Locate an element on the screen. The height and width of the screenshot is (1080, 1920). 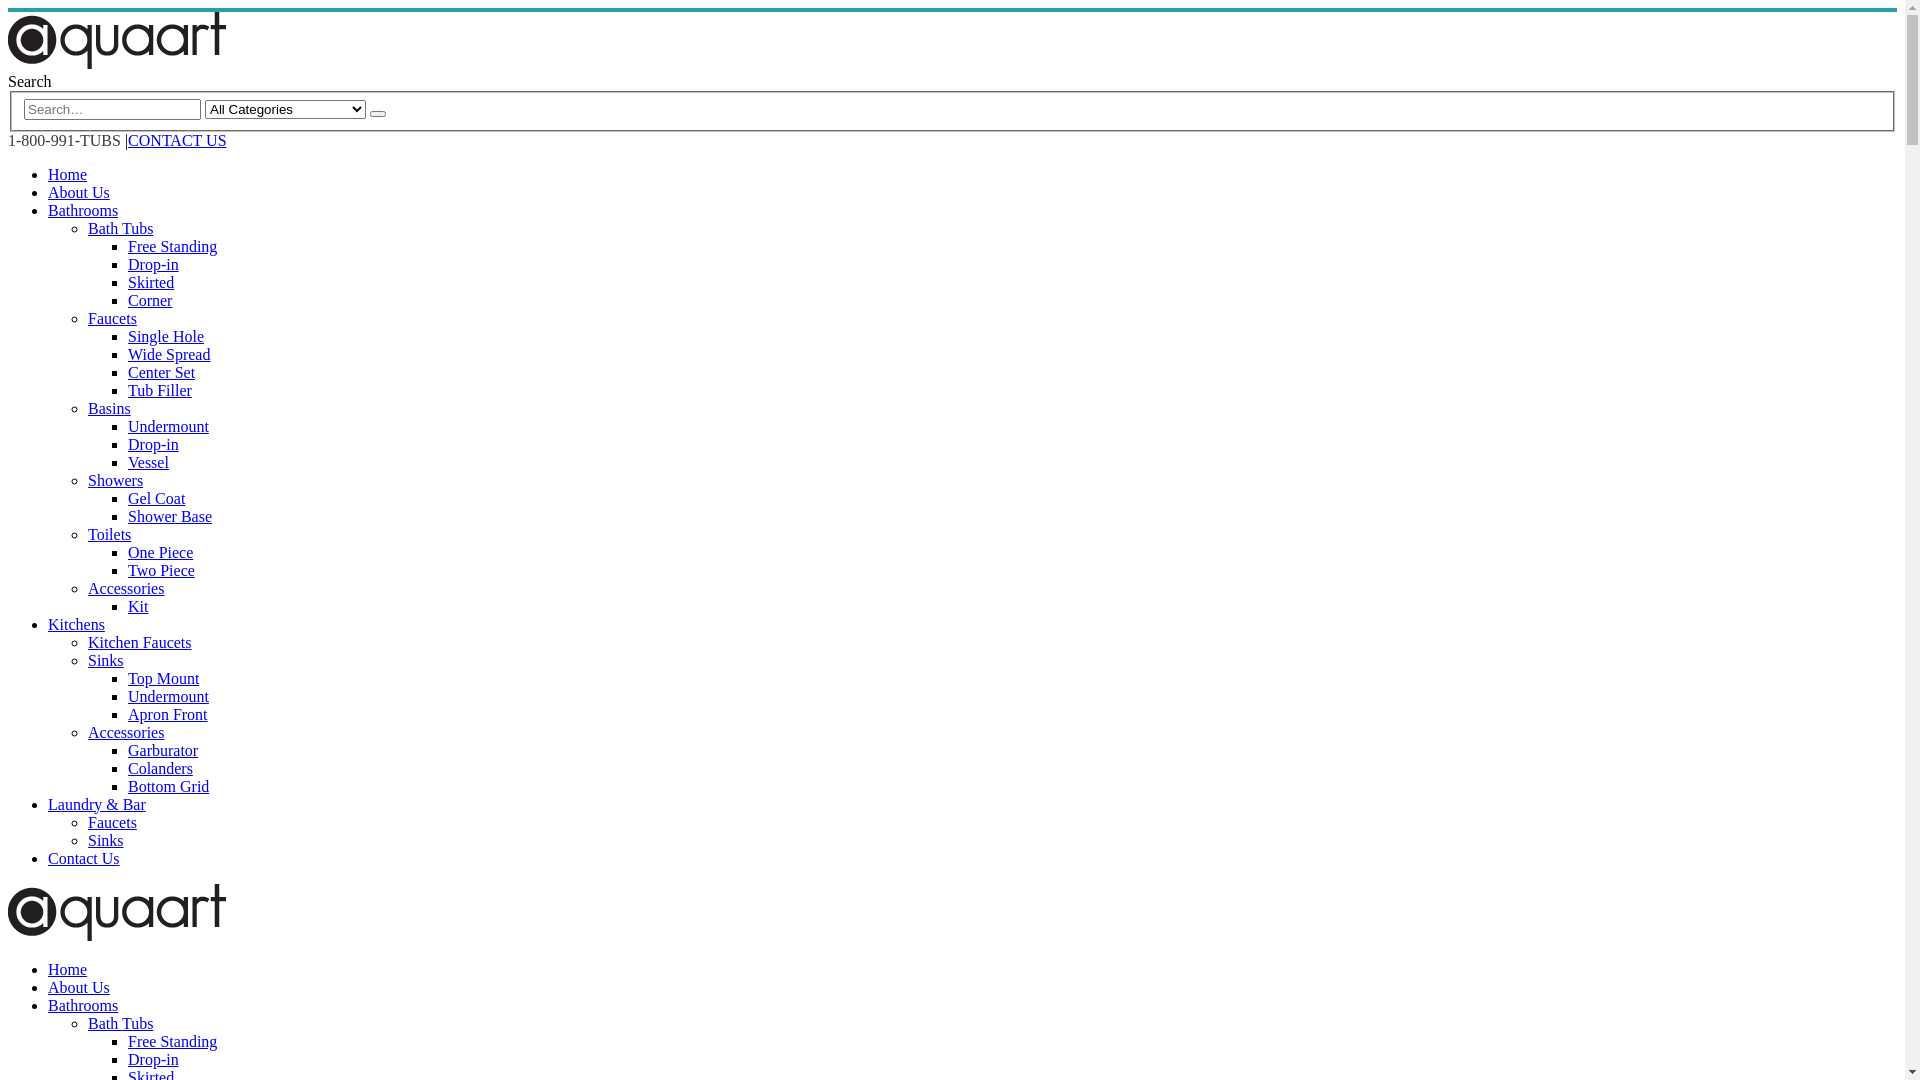
'Home' is located at coordinates (67, 968).